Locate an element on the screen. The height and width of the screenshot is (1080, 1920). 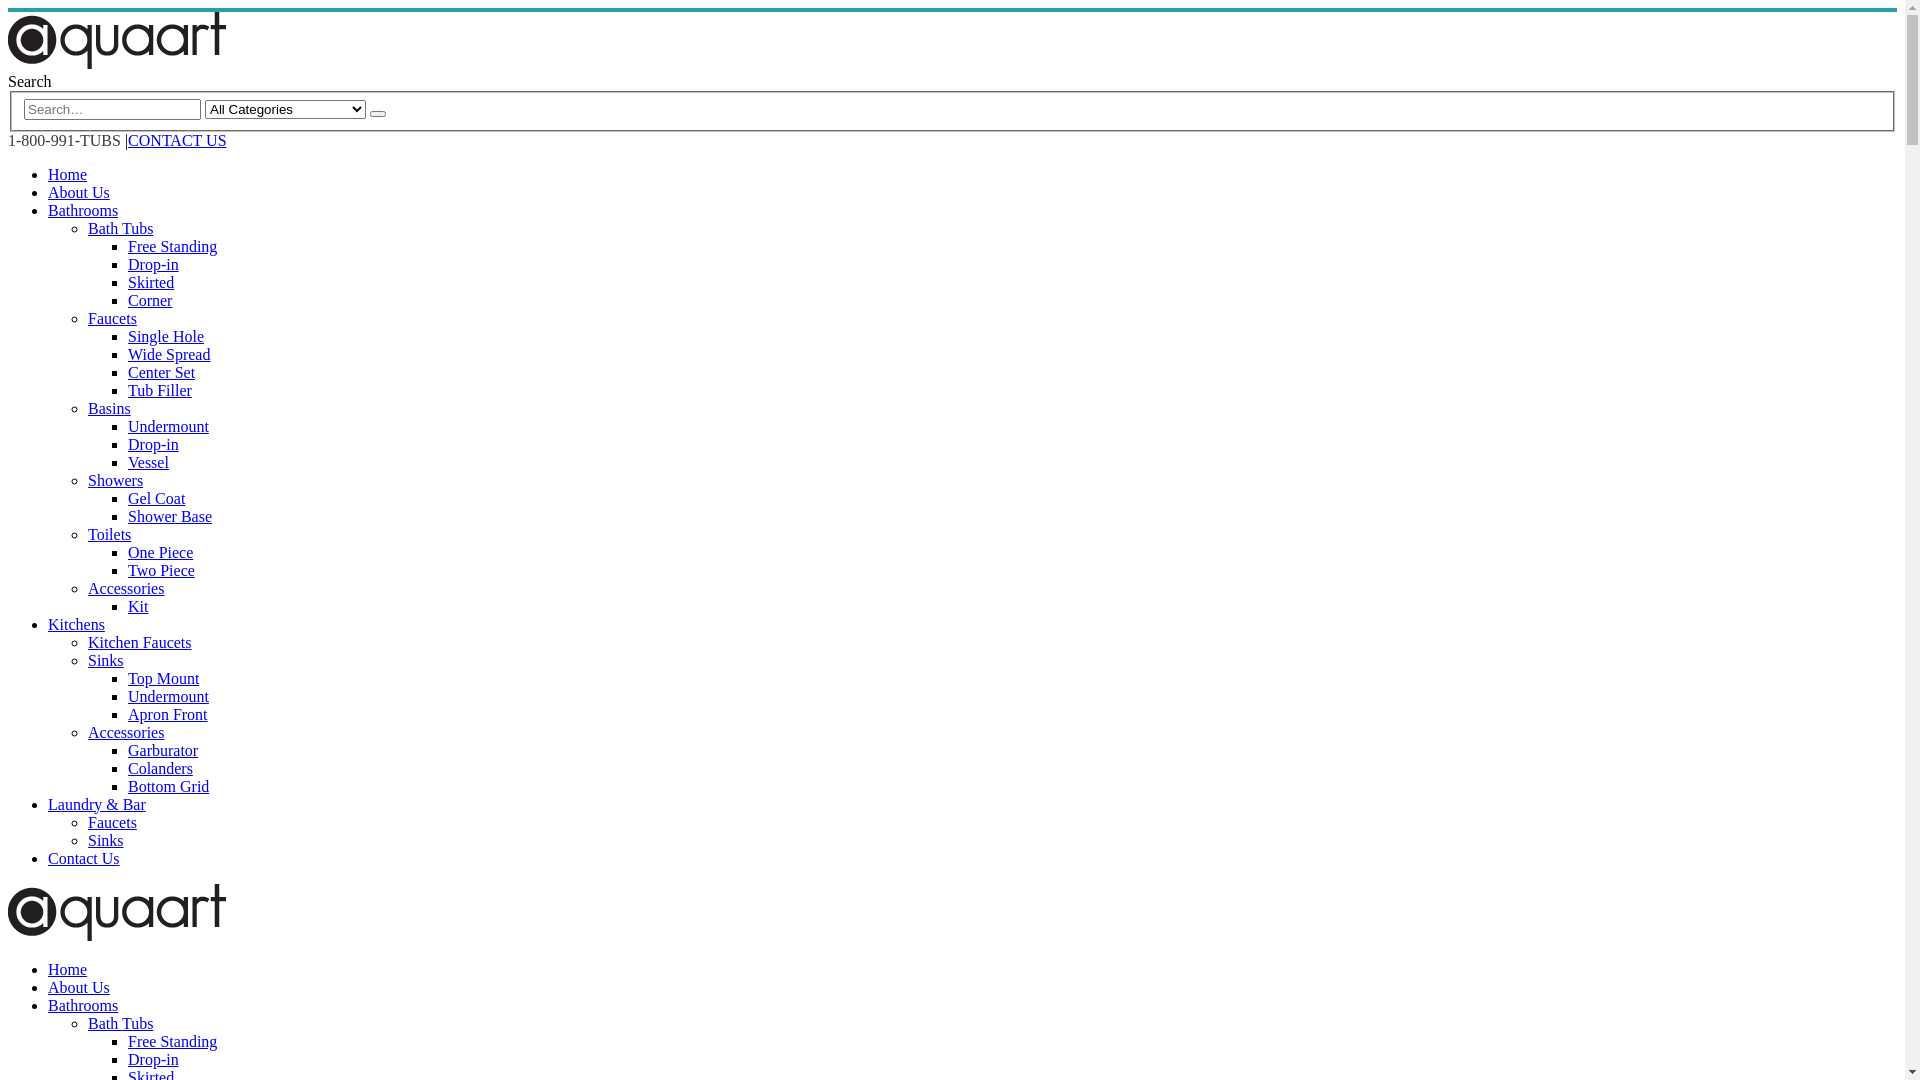
'Home' is located at coordinates (67, 968).